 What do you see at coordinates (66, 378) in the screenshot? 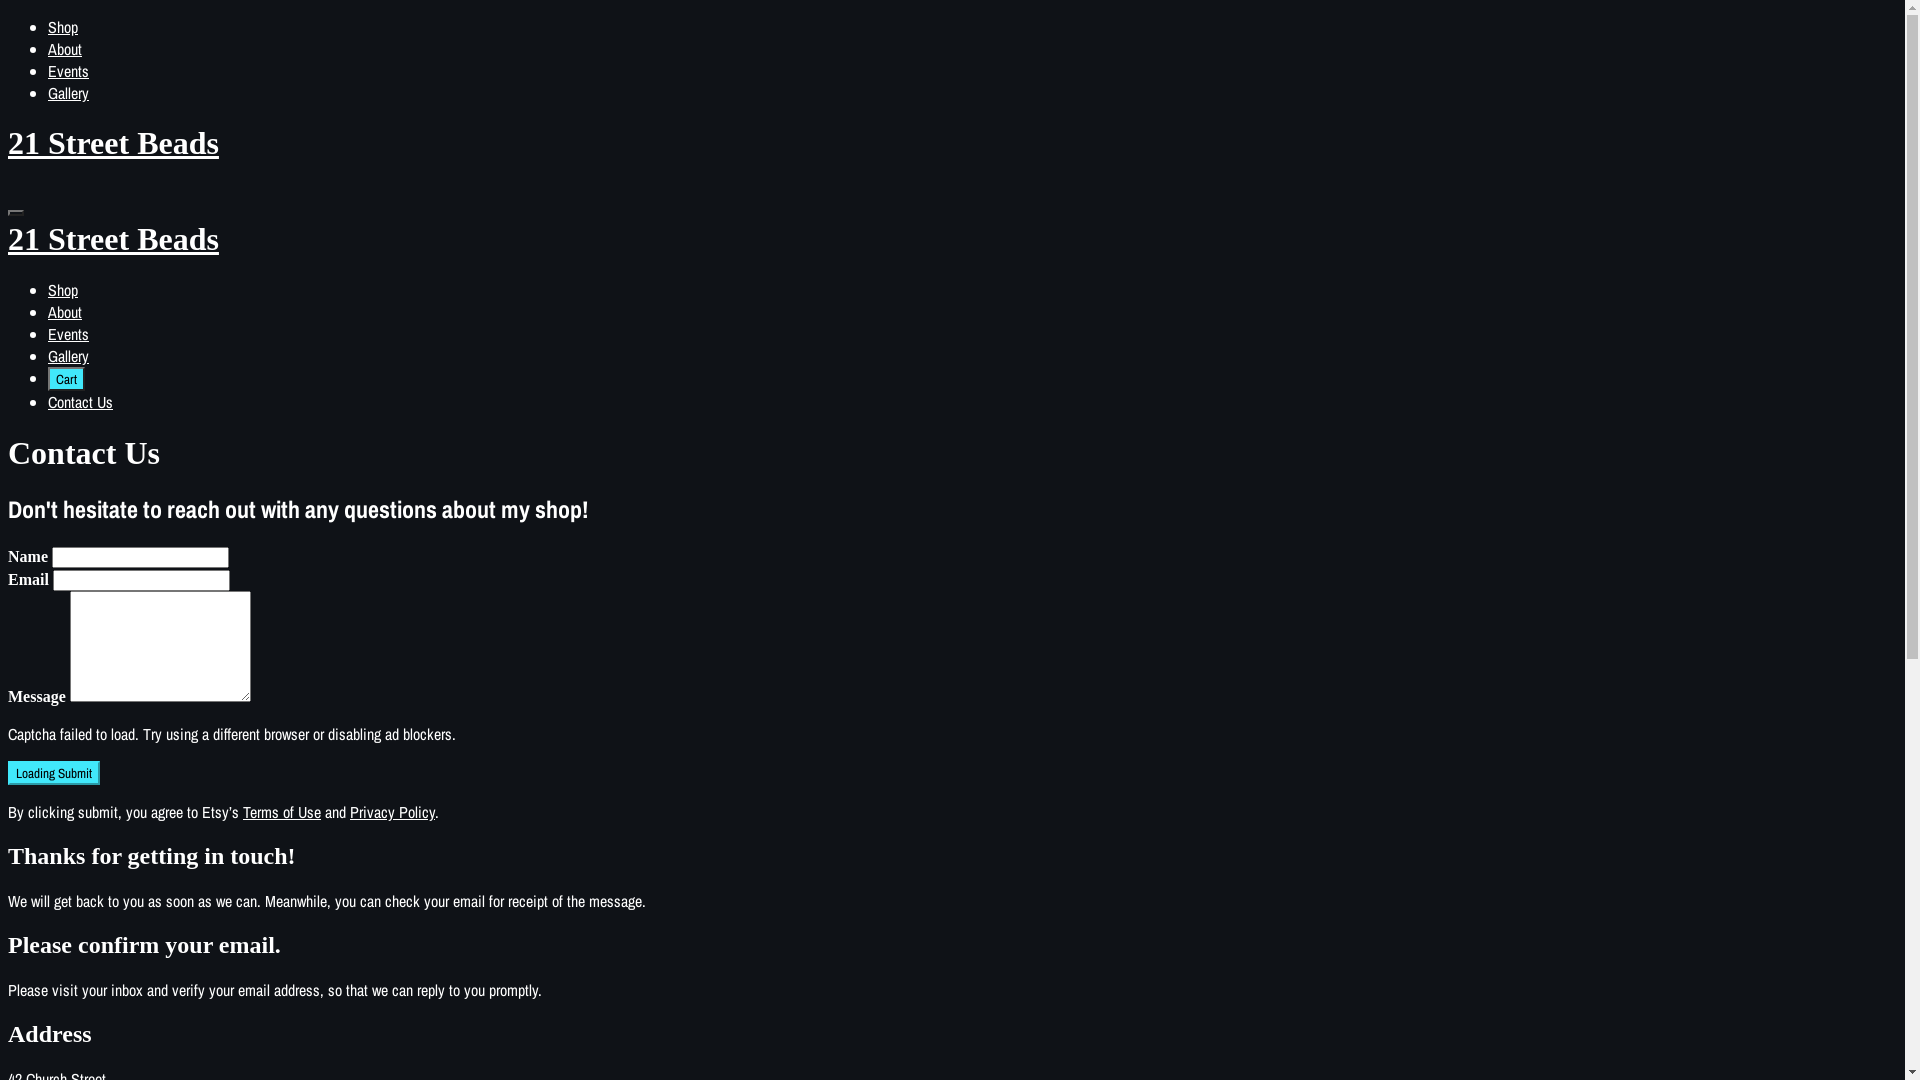
I see `'Cart'` at bounding box center [66, 378].